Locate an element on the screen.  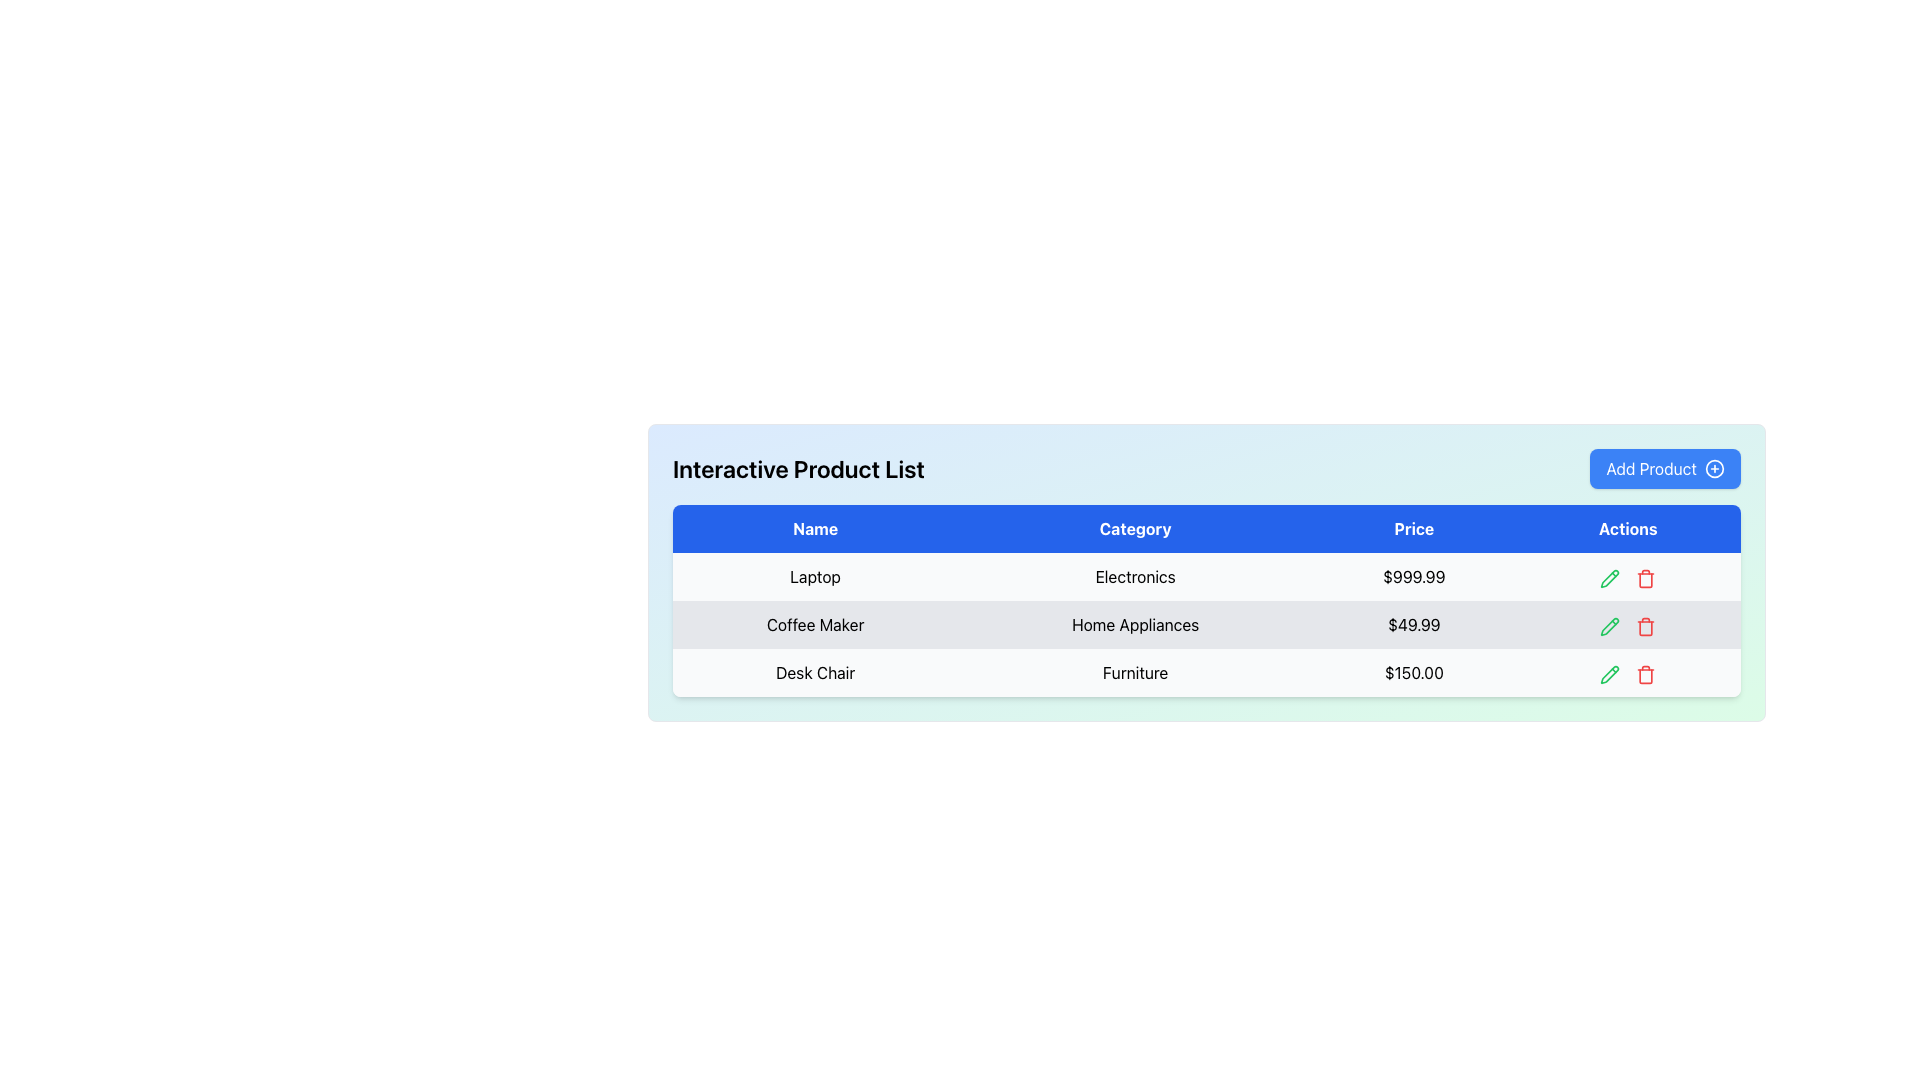
the Text Display element that labels the product category, positioned in the second column of the first row of the product details table, between 'Laptop' and '$999.99' is located at coordinates (1135, 577).